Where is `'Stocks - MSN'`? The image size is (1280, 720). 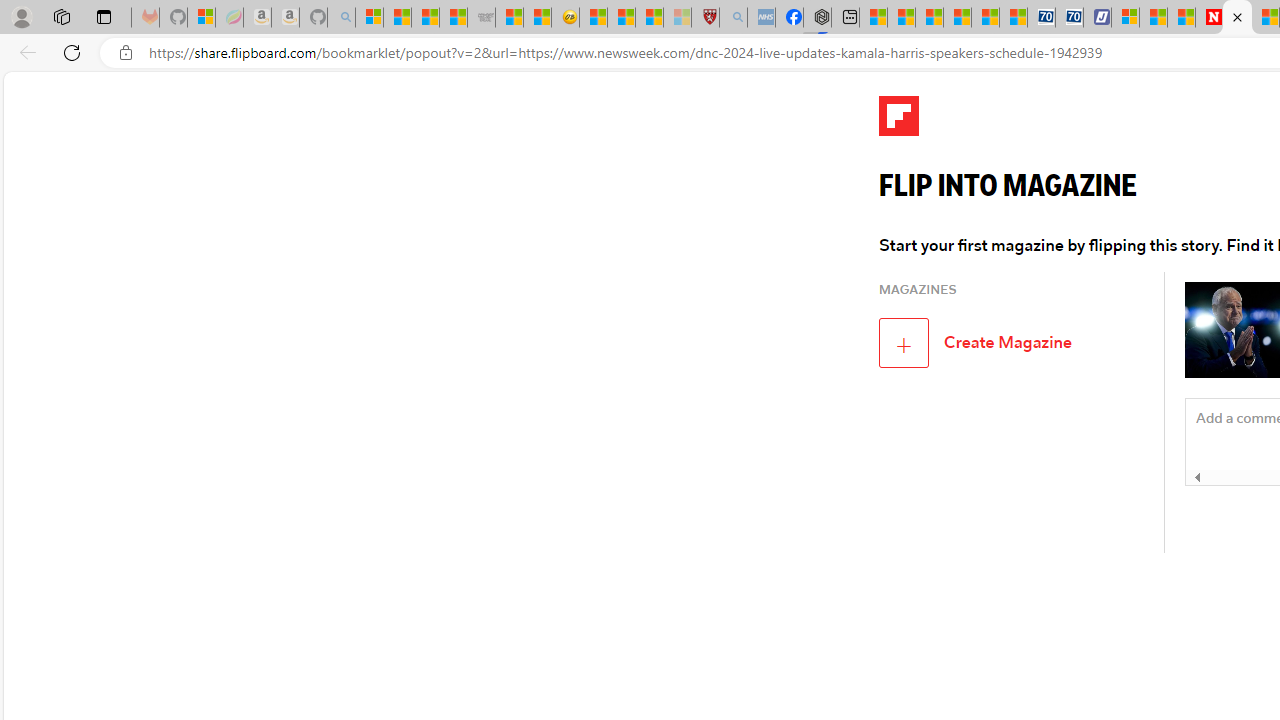 'Stocks - MSN' is located at coordinates (452, 17).